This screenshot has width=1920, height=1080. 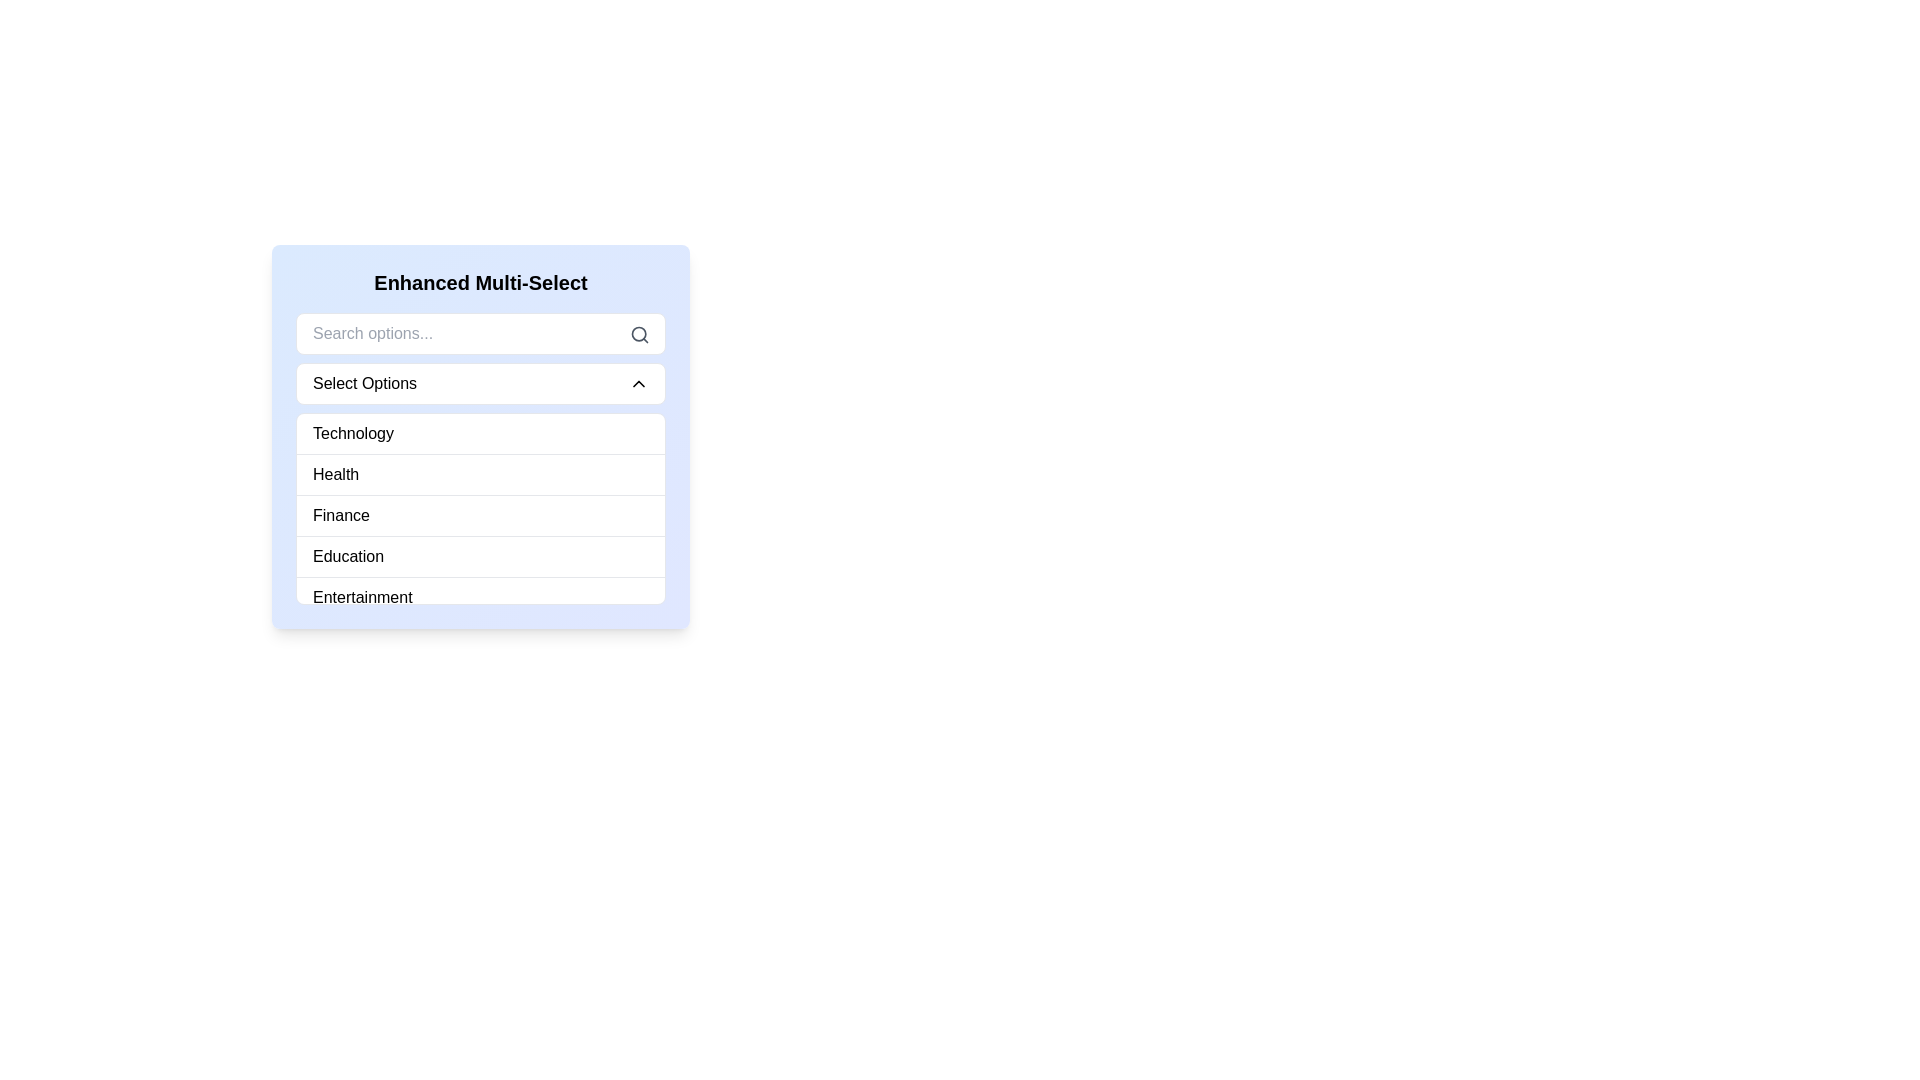 I want to click on the 'Finance' option in the dropdown list, so click(x=341, y=515).